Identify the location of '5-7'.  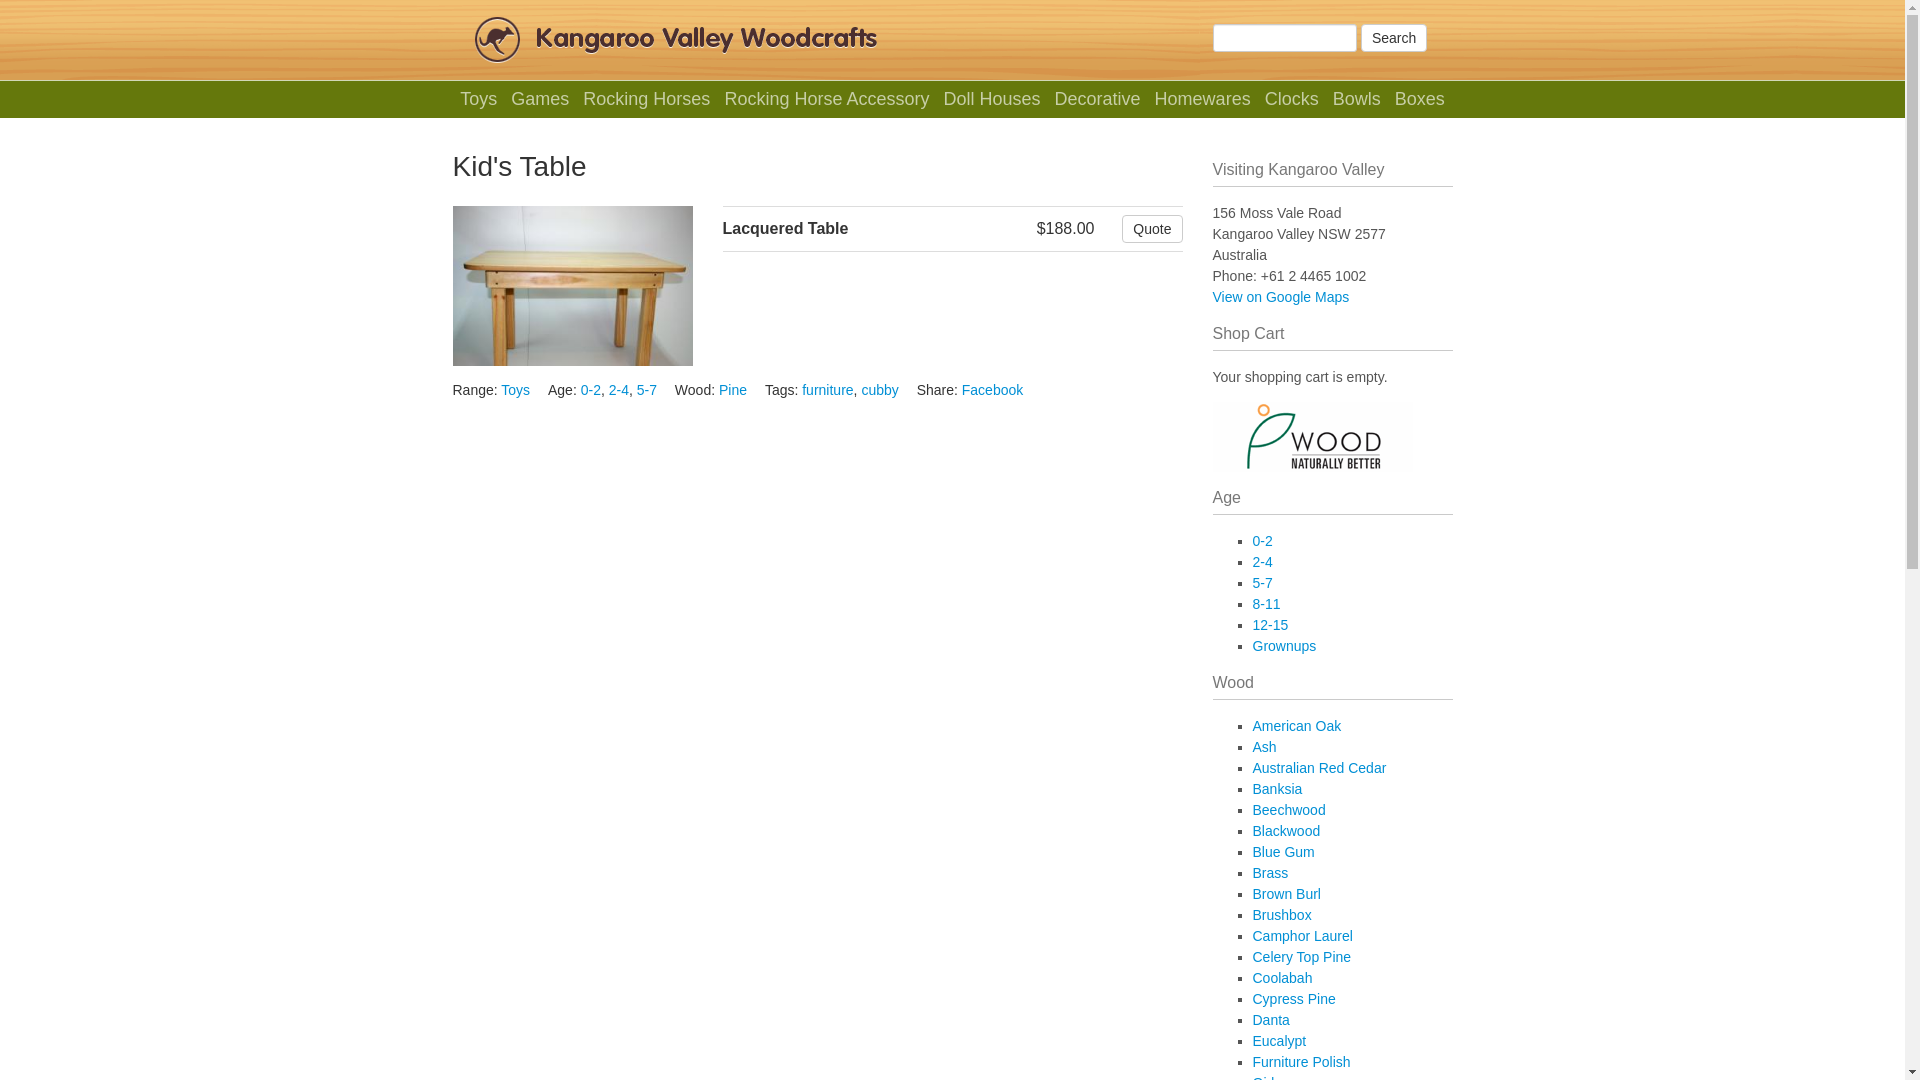
(647, 389).